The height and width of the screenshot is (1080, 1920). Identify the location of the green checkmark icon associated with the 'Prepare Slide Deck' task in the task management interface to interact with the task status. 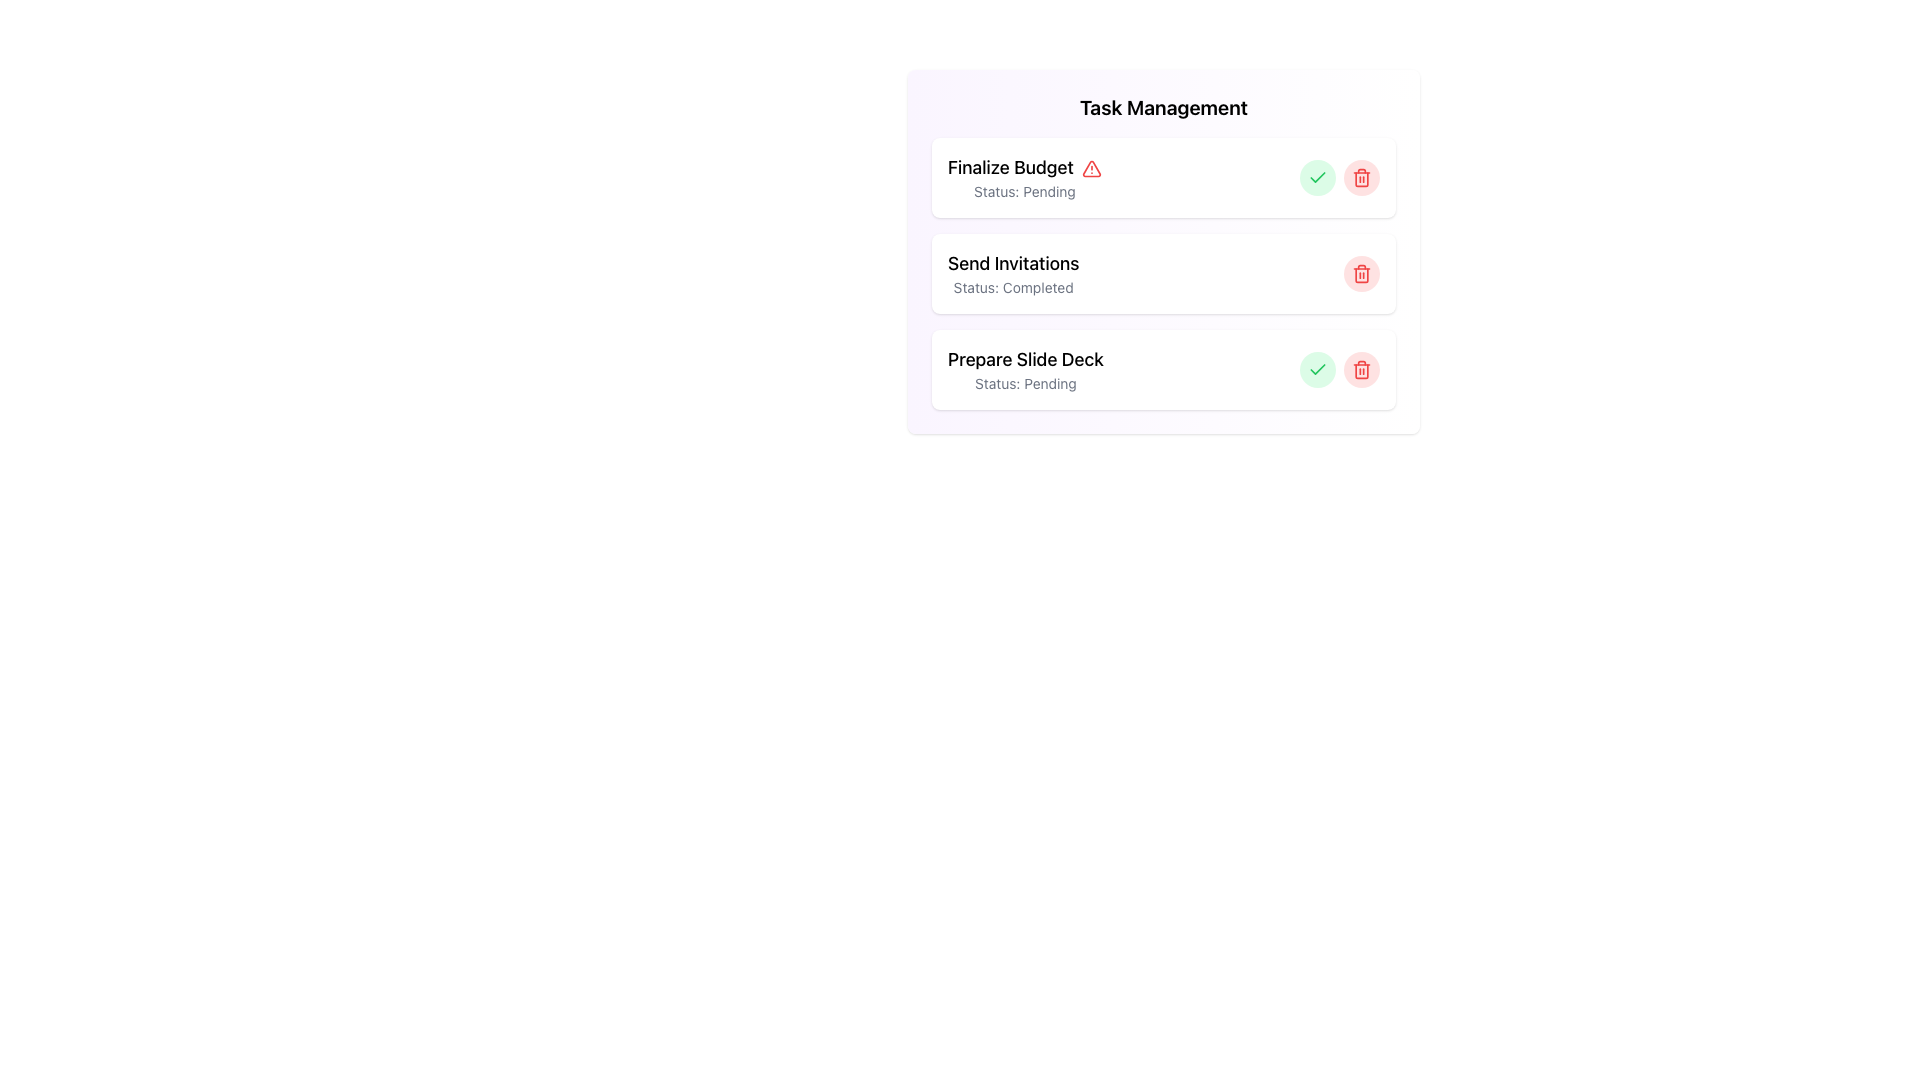
(1318, 370).